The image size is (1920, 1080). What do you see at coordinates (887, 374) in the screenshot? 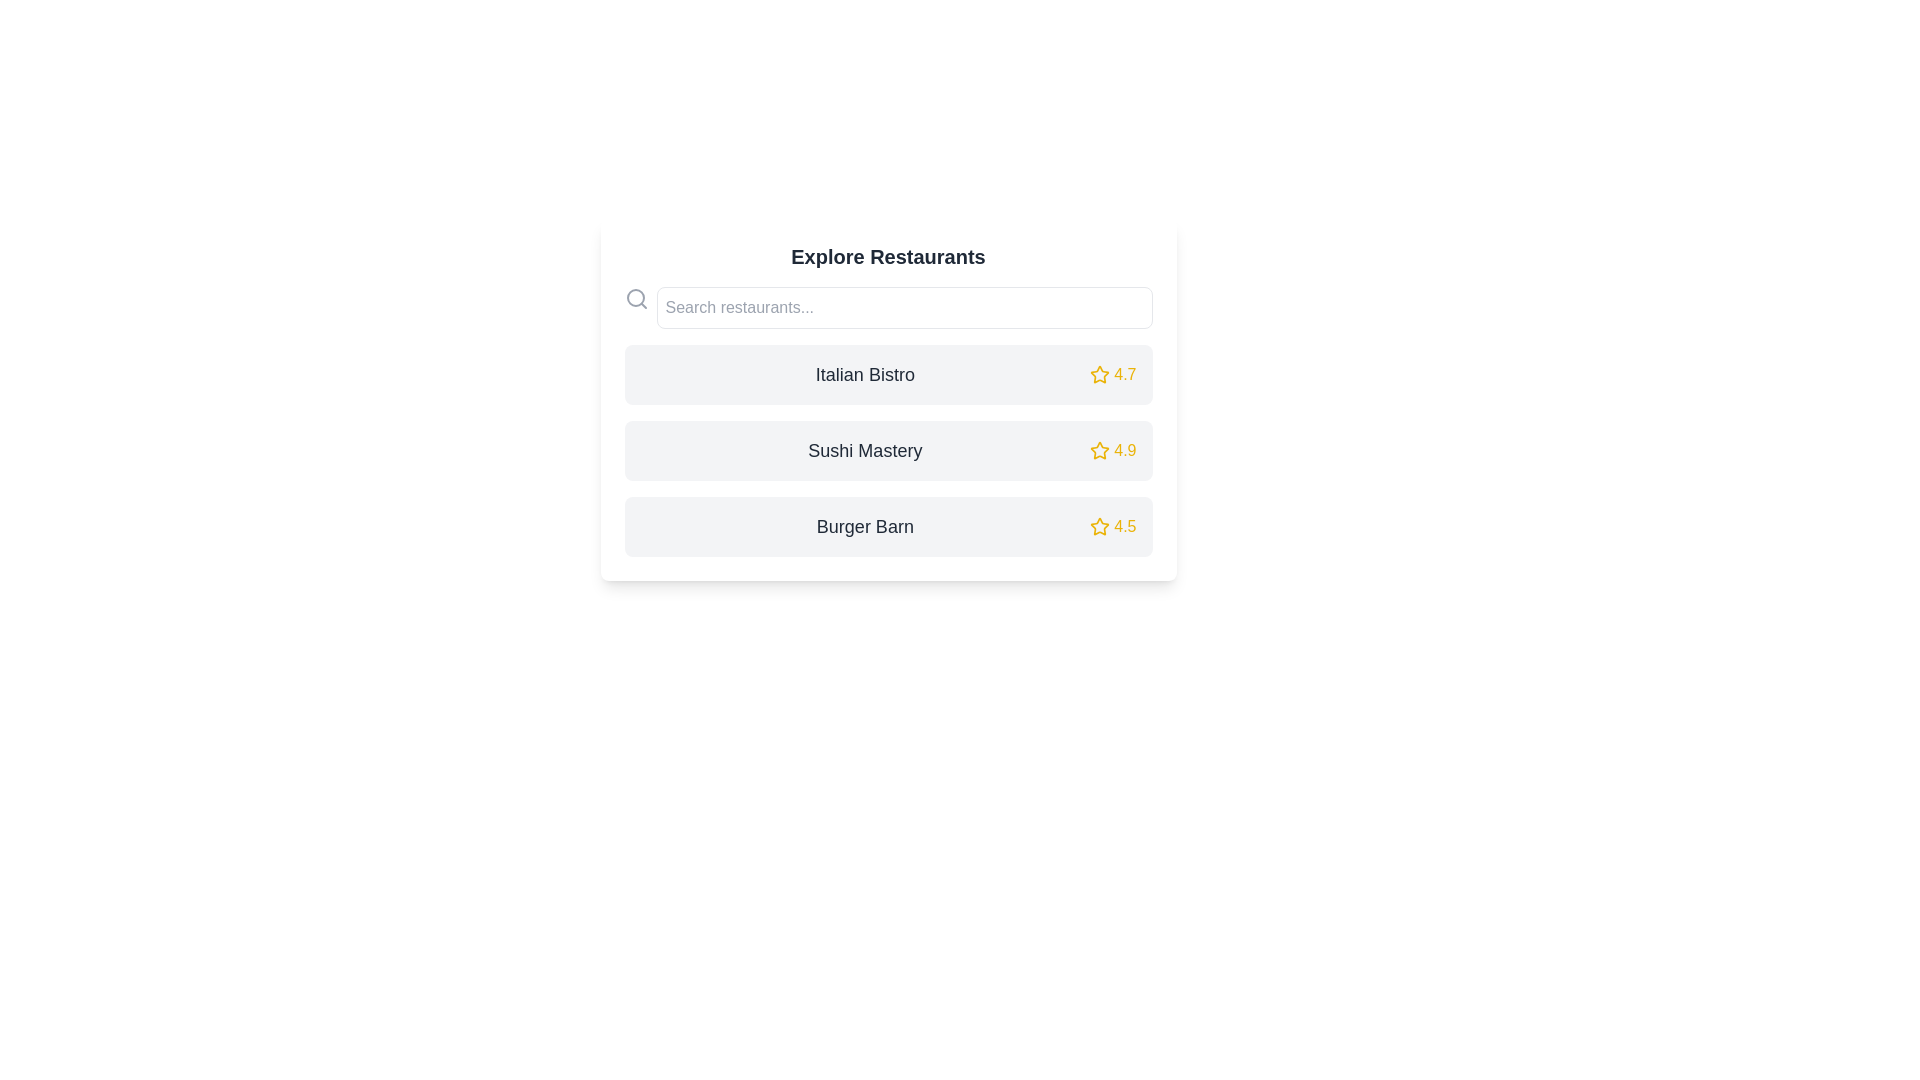
I see `the non-interactive button-like list item displaying 'Italian Bistro' with a rating of '4.7' and a star icon, located below the search bar` at bounding box center [887, 374].